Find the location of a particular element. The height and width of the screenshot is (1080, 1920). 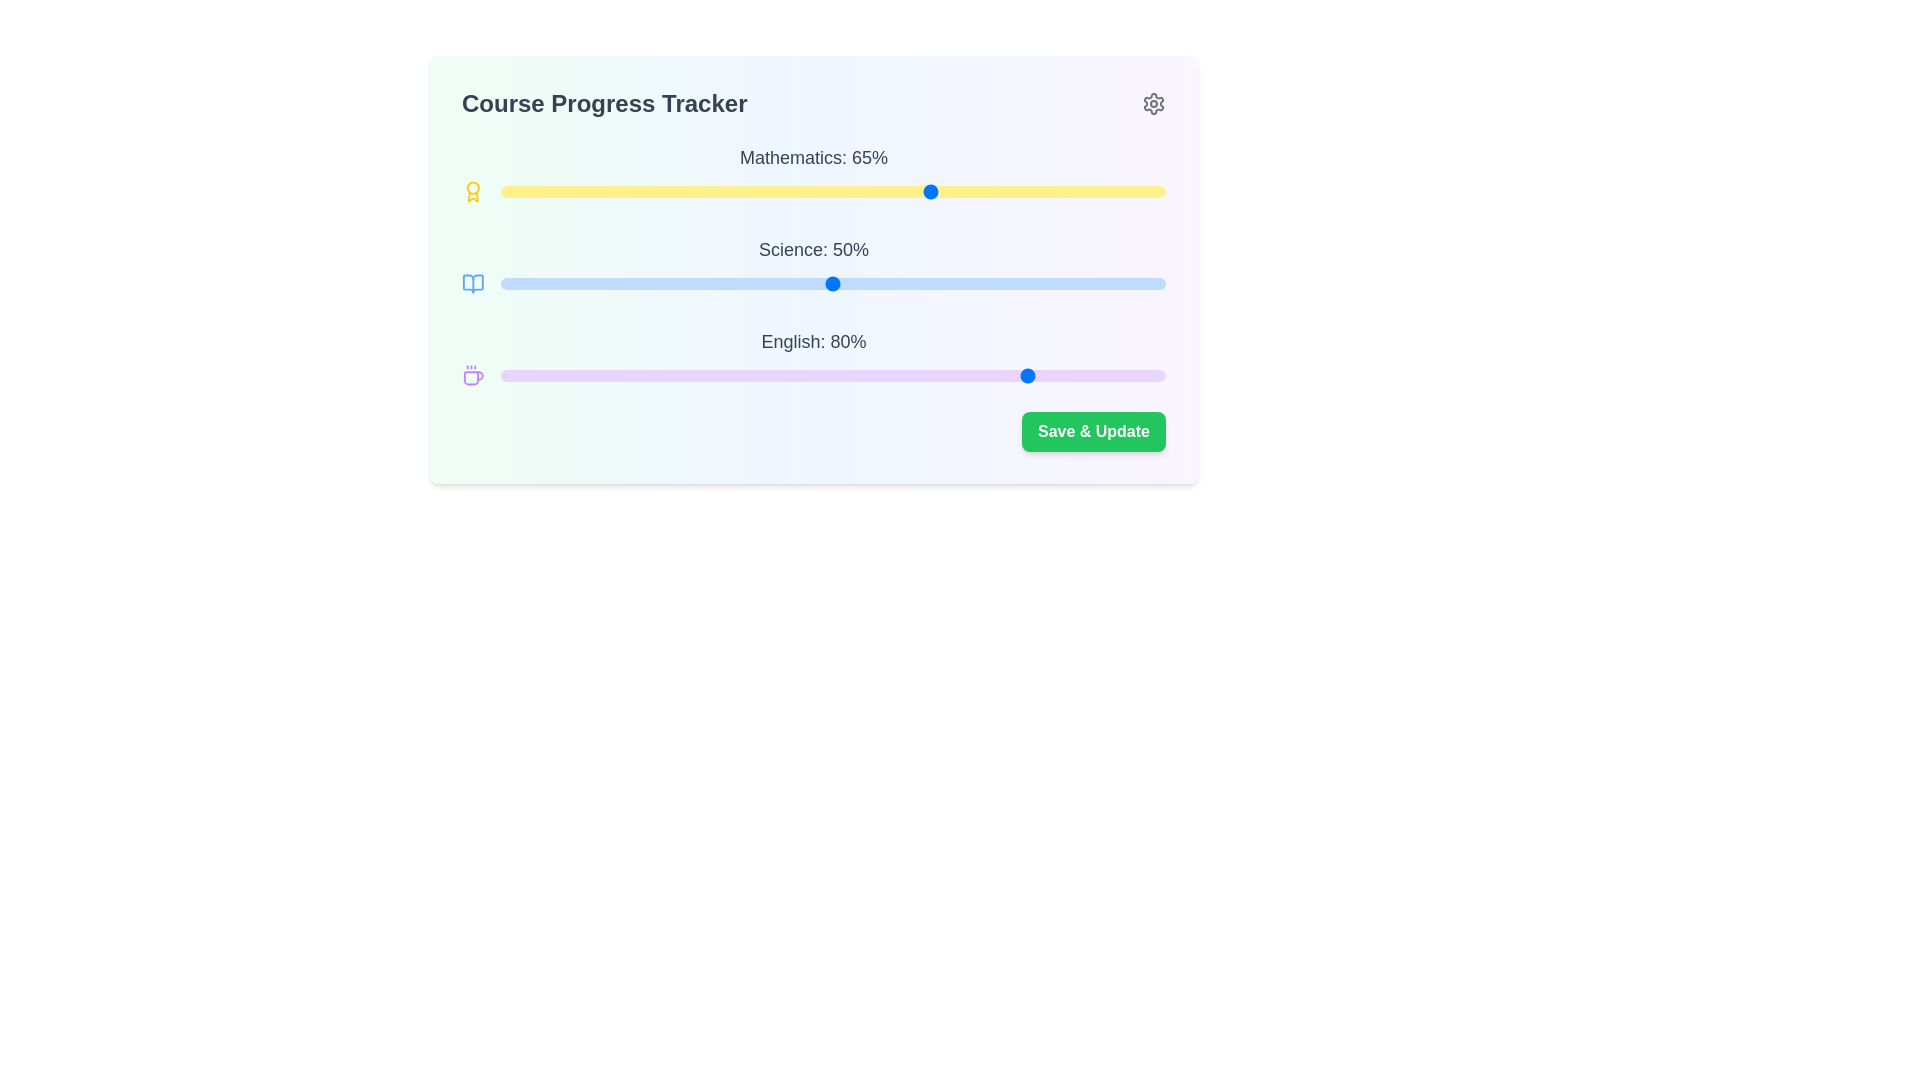

the mathematics progress slider is located at coordinates (626, 192).